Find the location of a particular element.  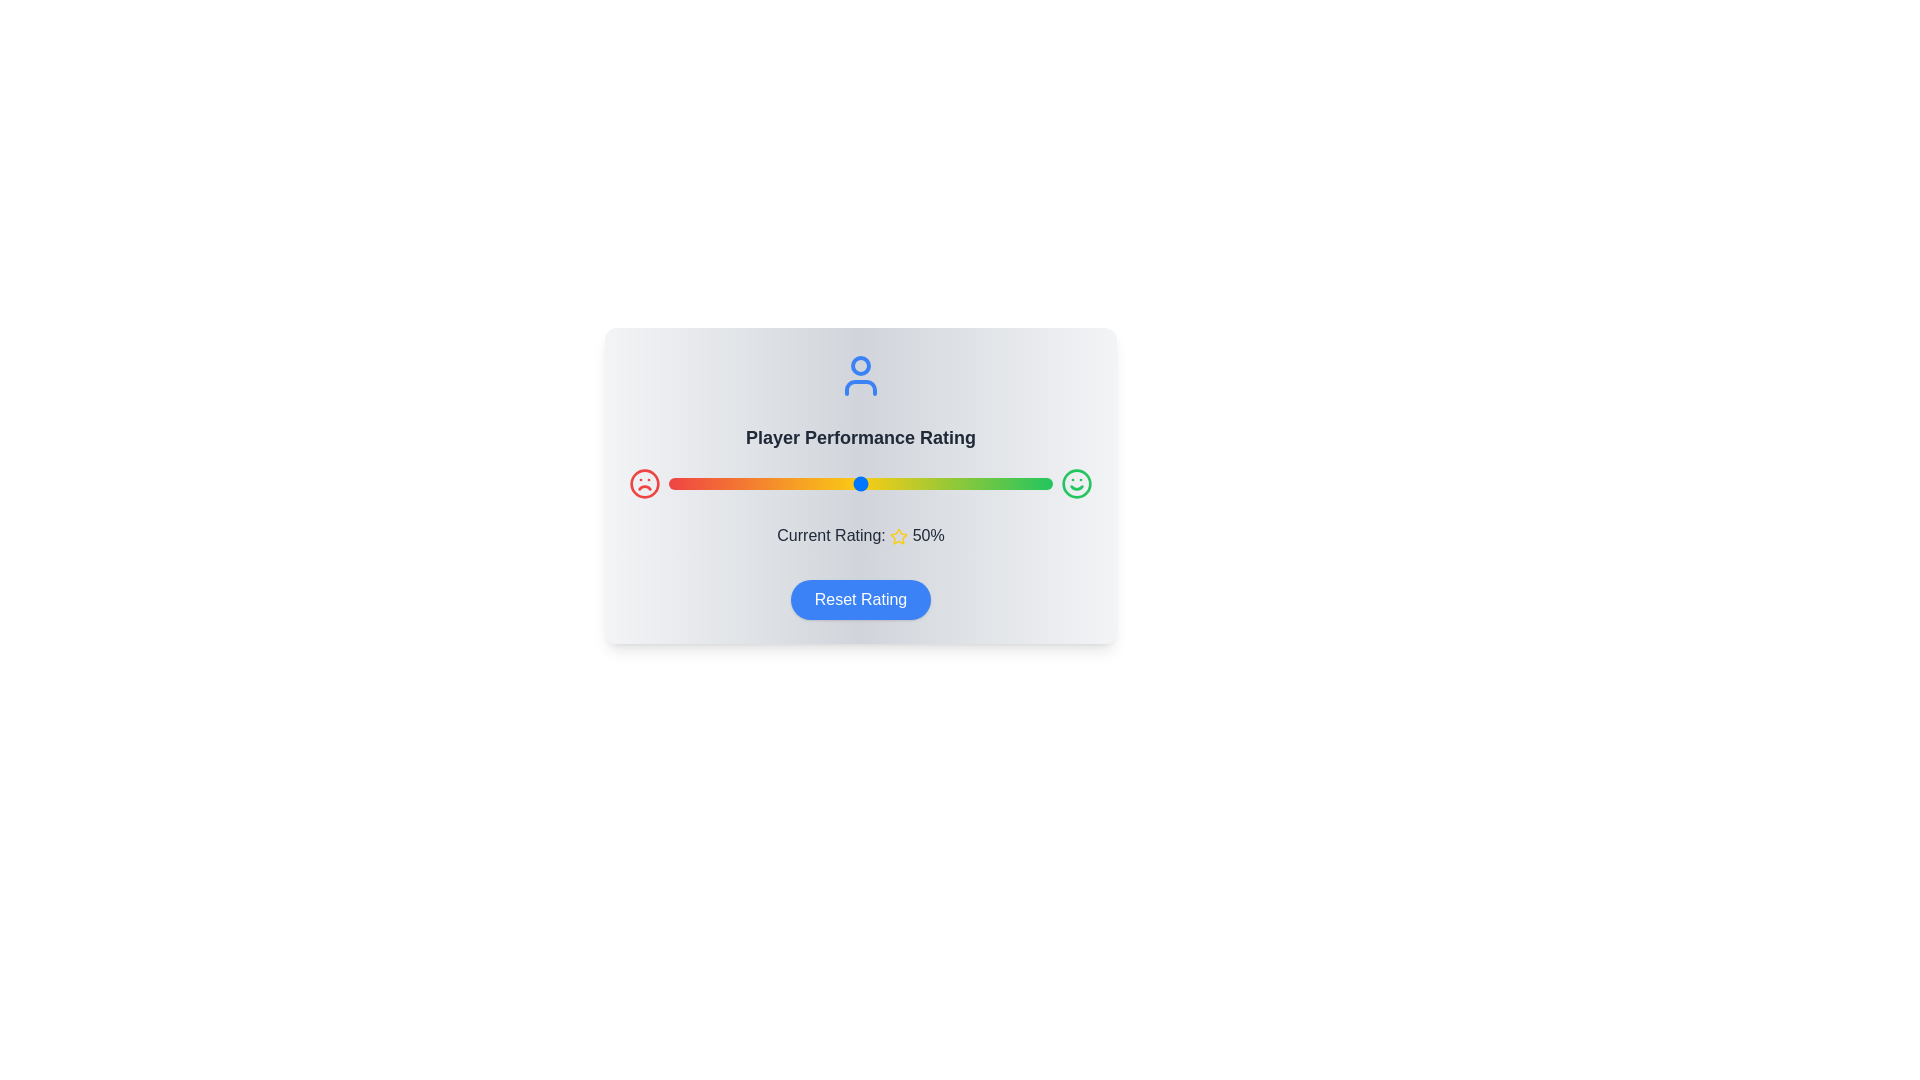

the rating slider to 0% is located at coordinates (668, 483).